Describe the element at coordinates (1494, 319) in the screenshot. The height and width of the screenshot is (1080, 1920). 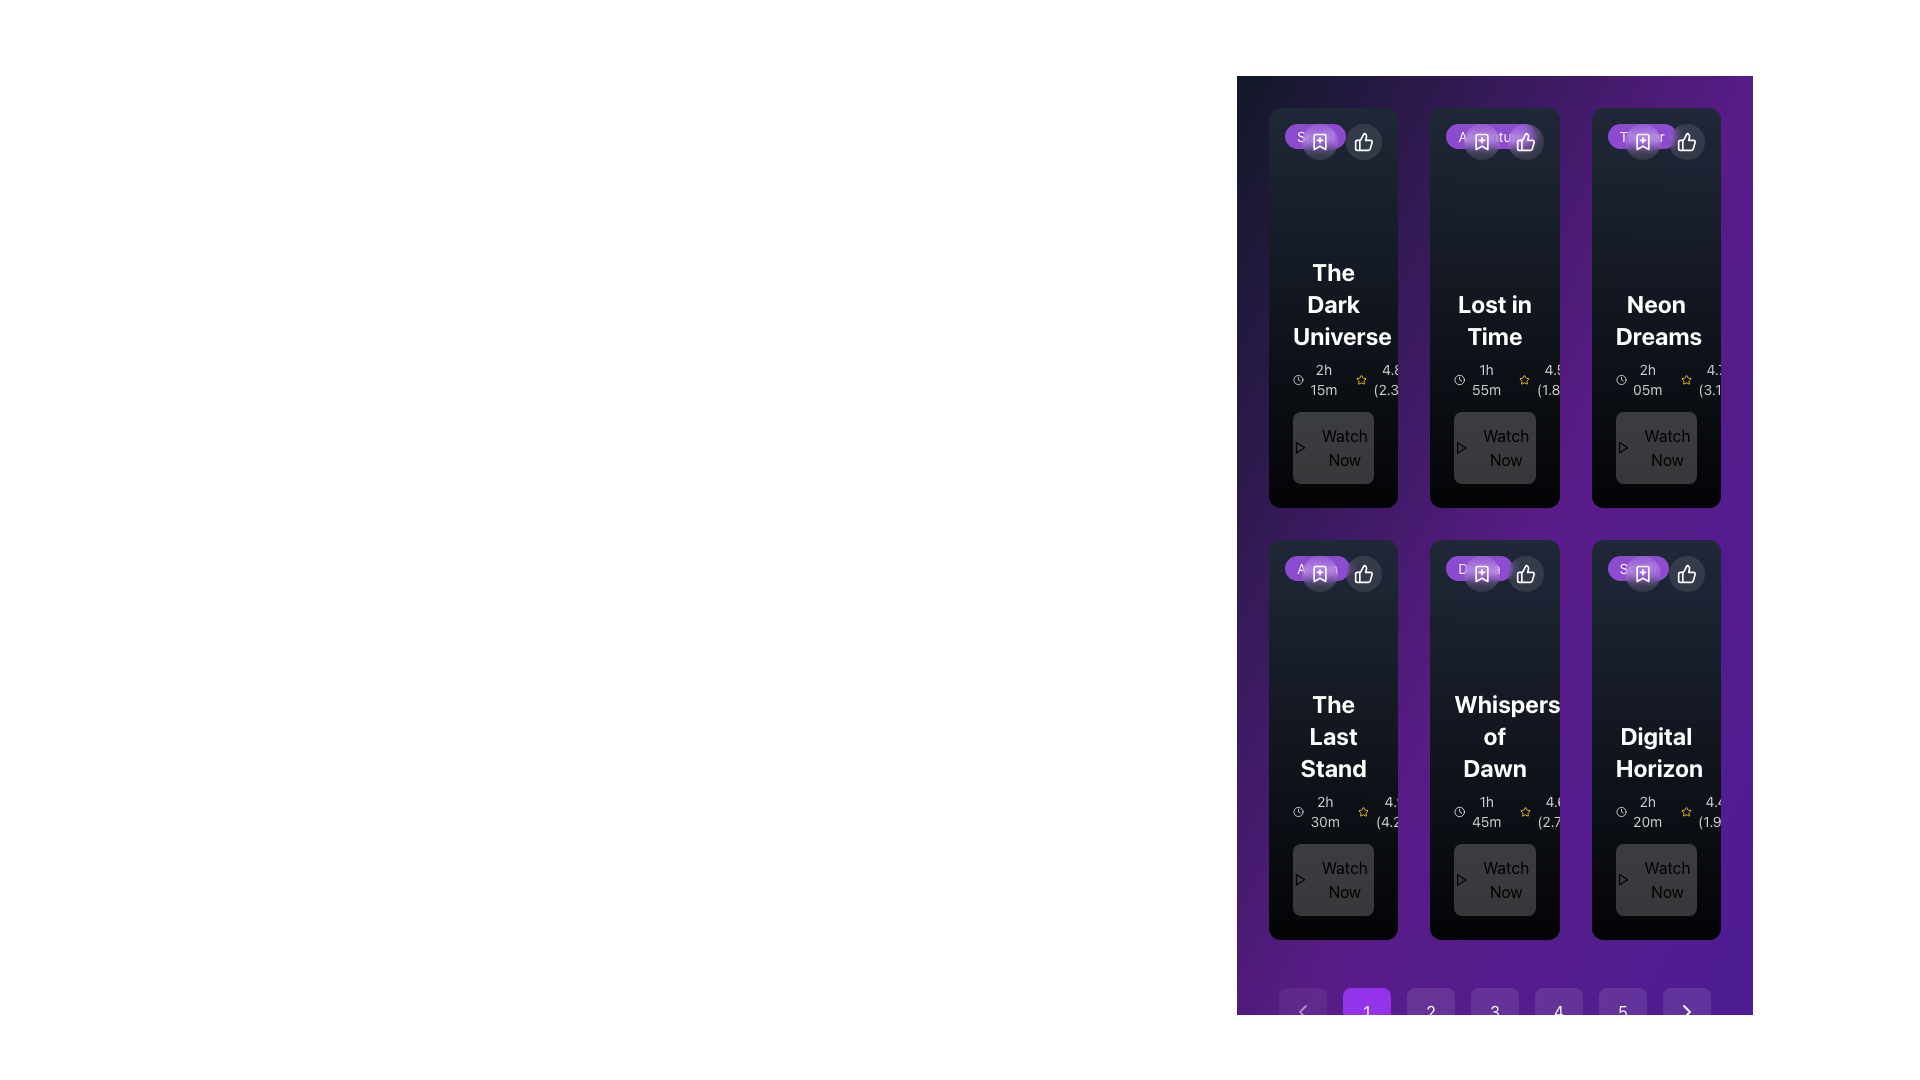
I see `the bold white text label reading 'Lost in Time' located in the first row and second column of the grid layout, positioned above additional information within its content card` at that location.